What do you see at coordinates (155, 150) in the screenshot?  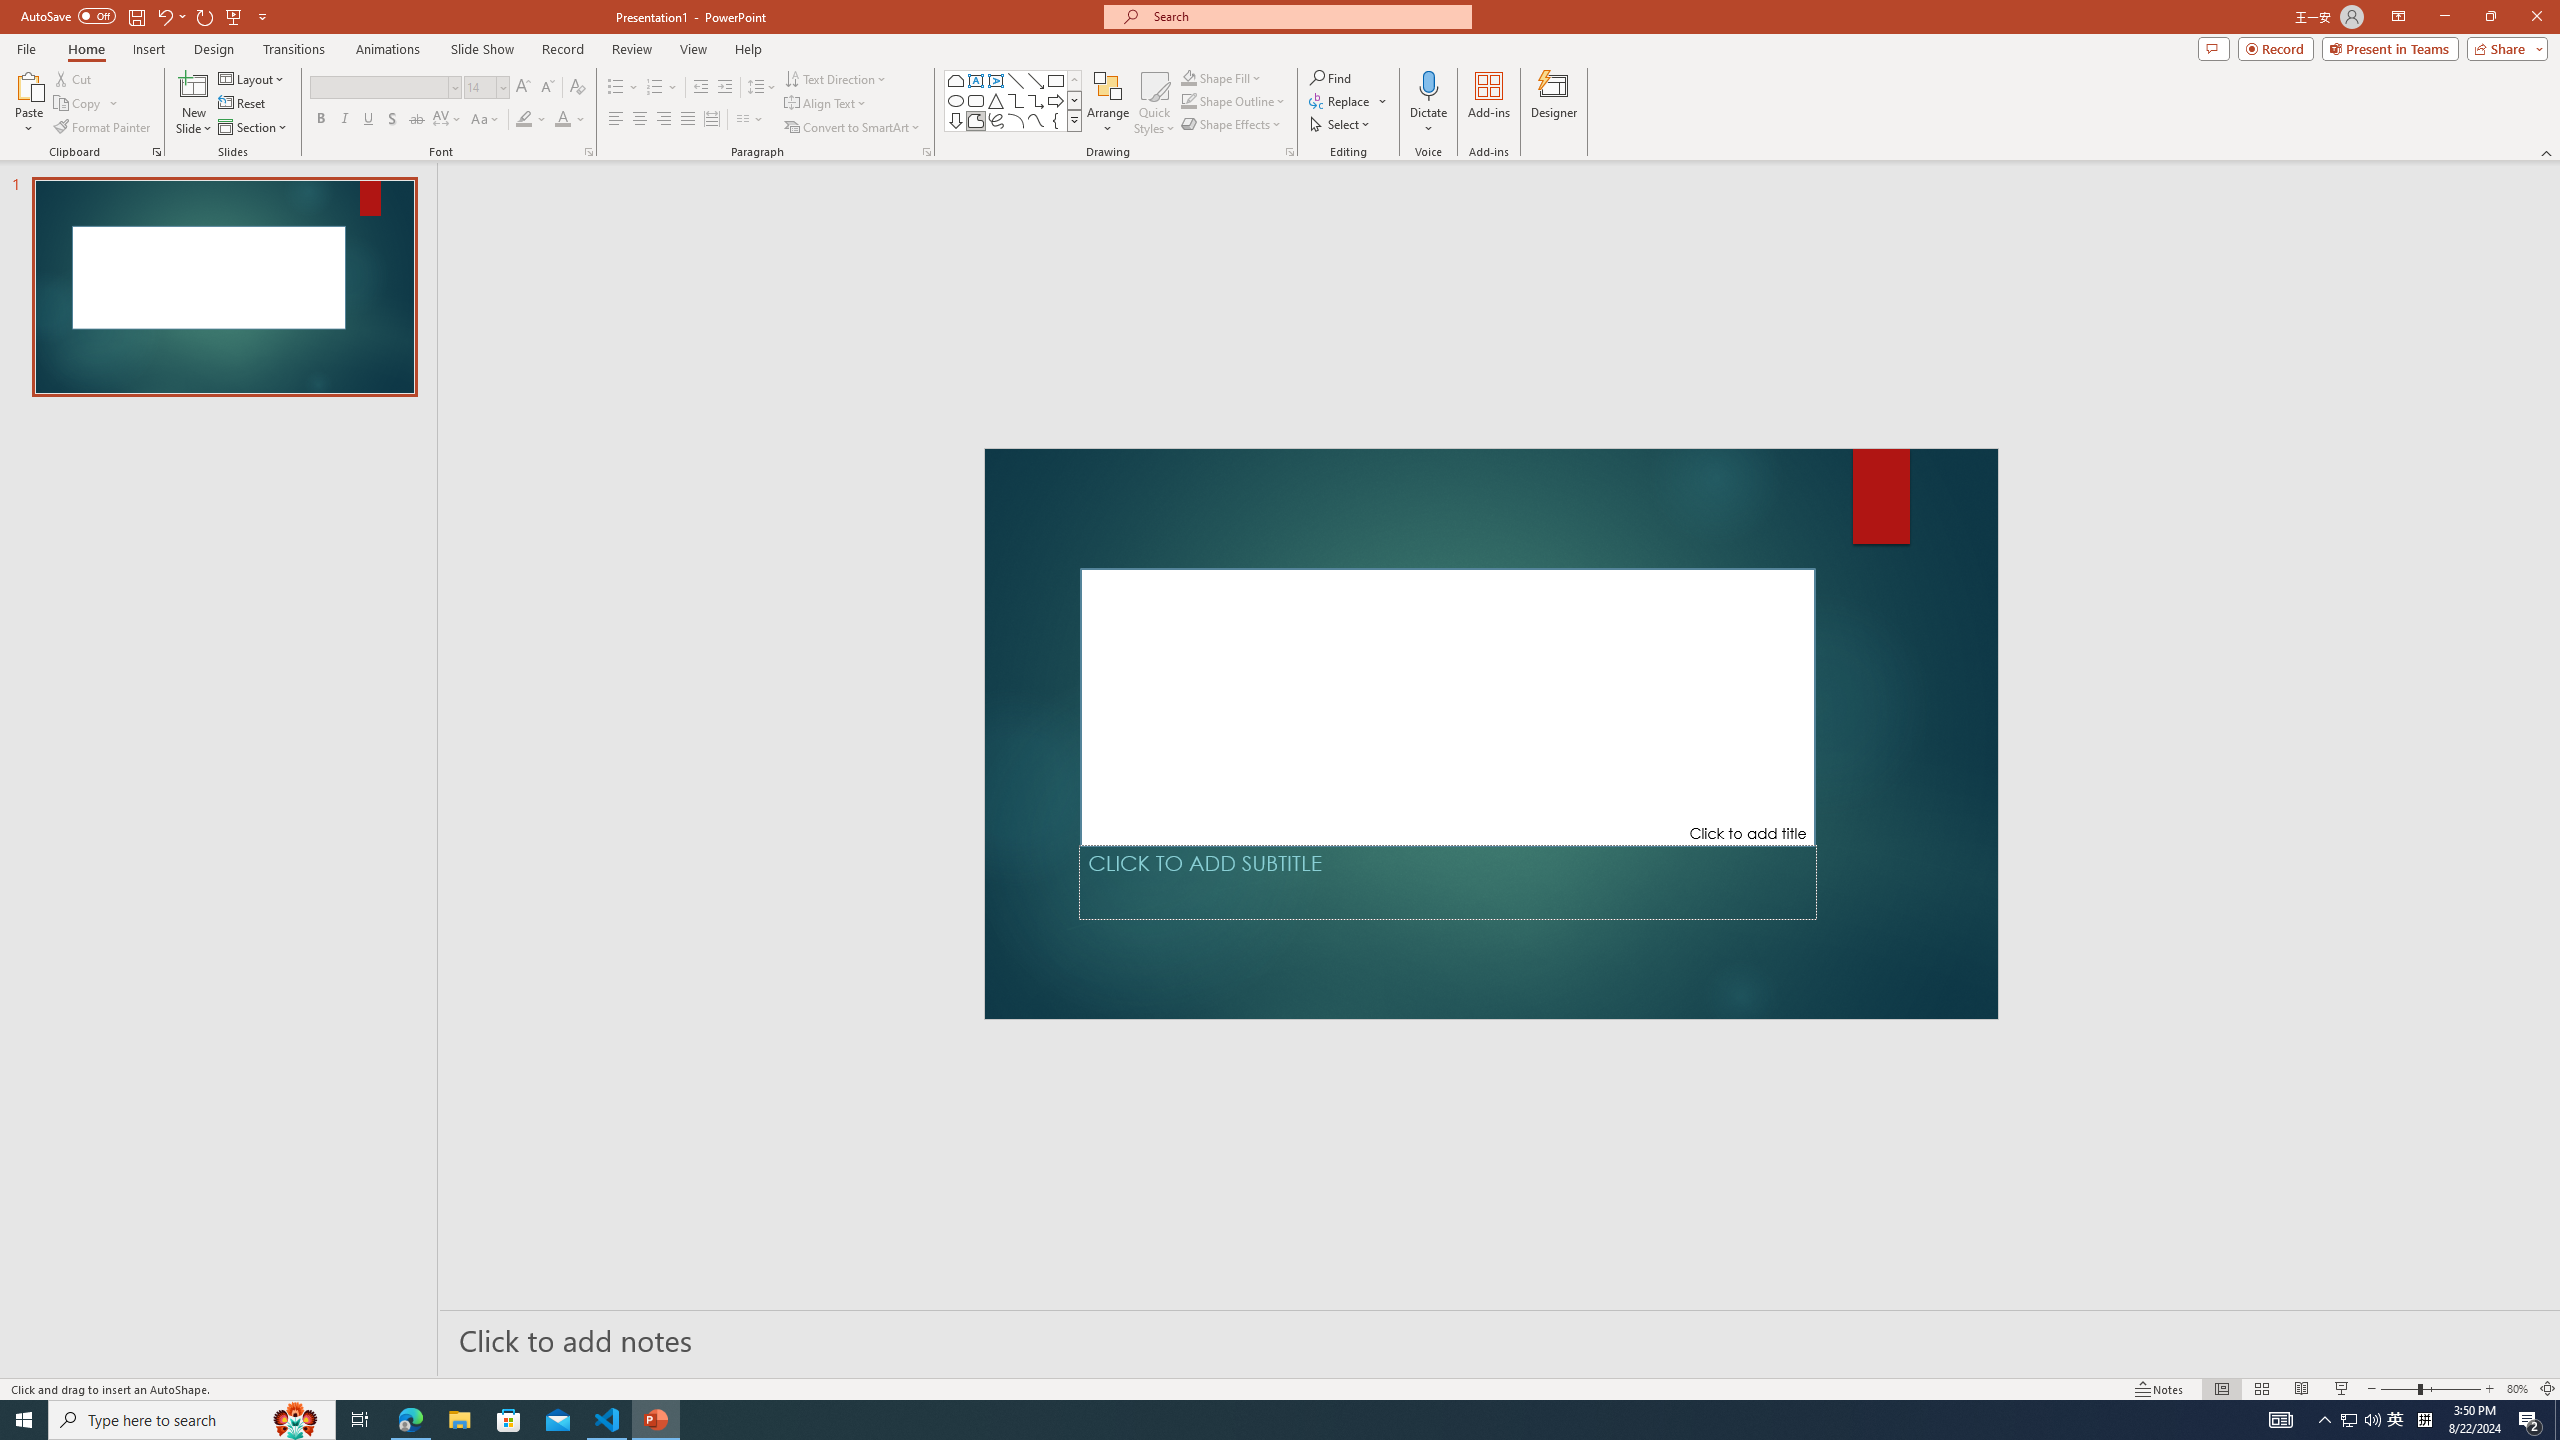 I see `'Office Clipboard...'` at bounding box center [155, 150].